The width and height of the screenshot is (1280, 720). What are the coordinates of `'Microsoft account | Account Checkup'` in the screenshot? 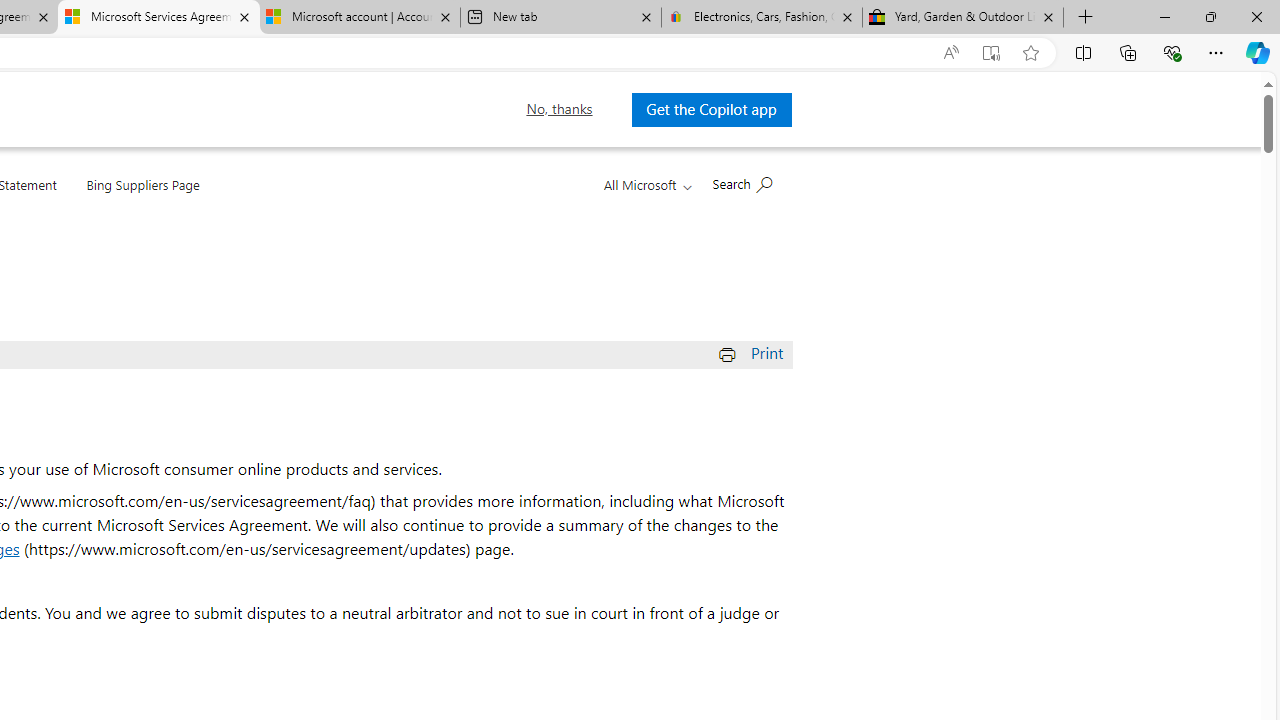 It's located at (359, 17).